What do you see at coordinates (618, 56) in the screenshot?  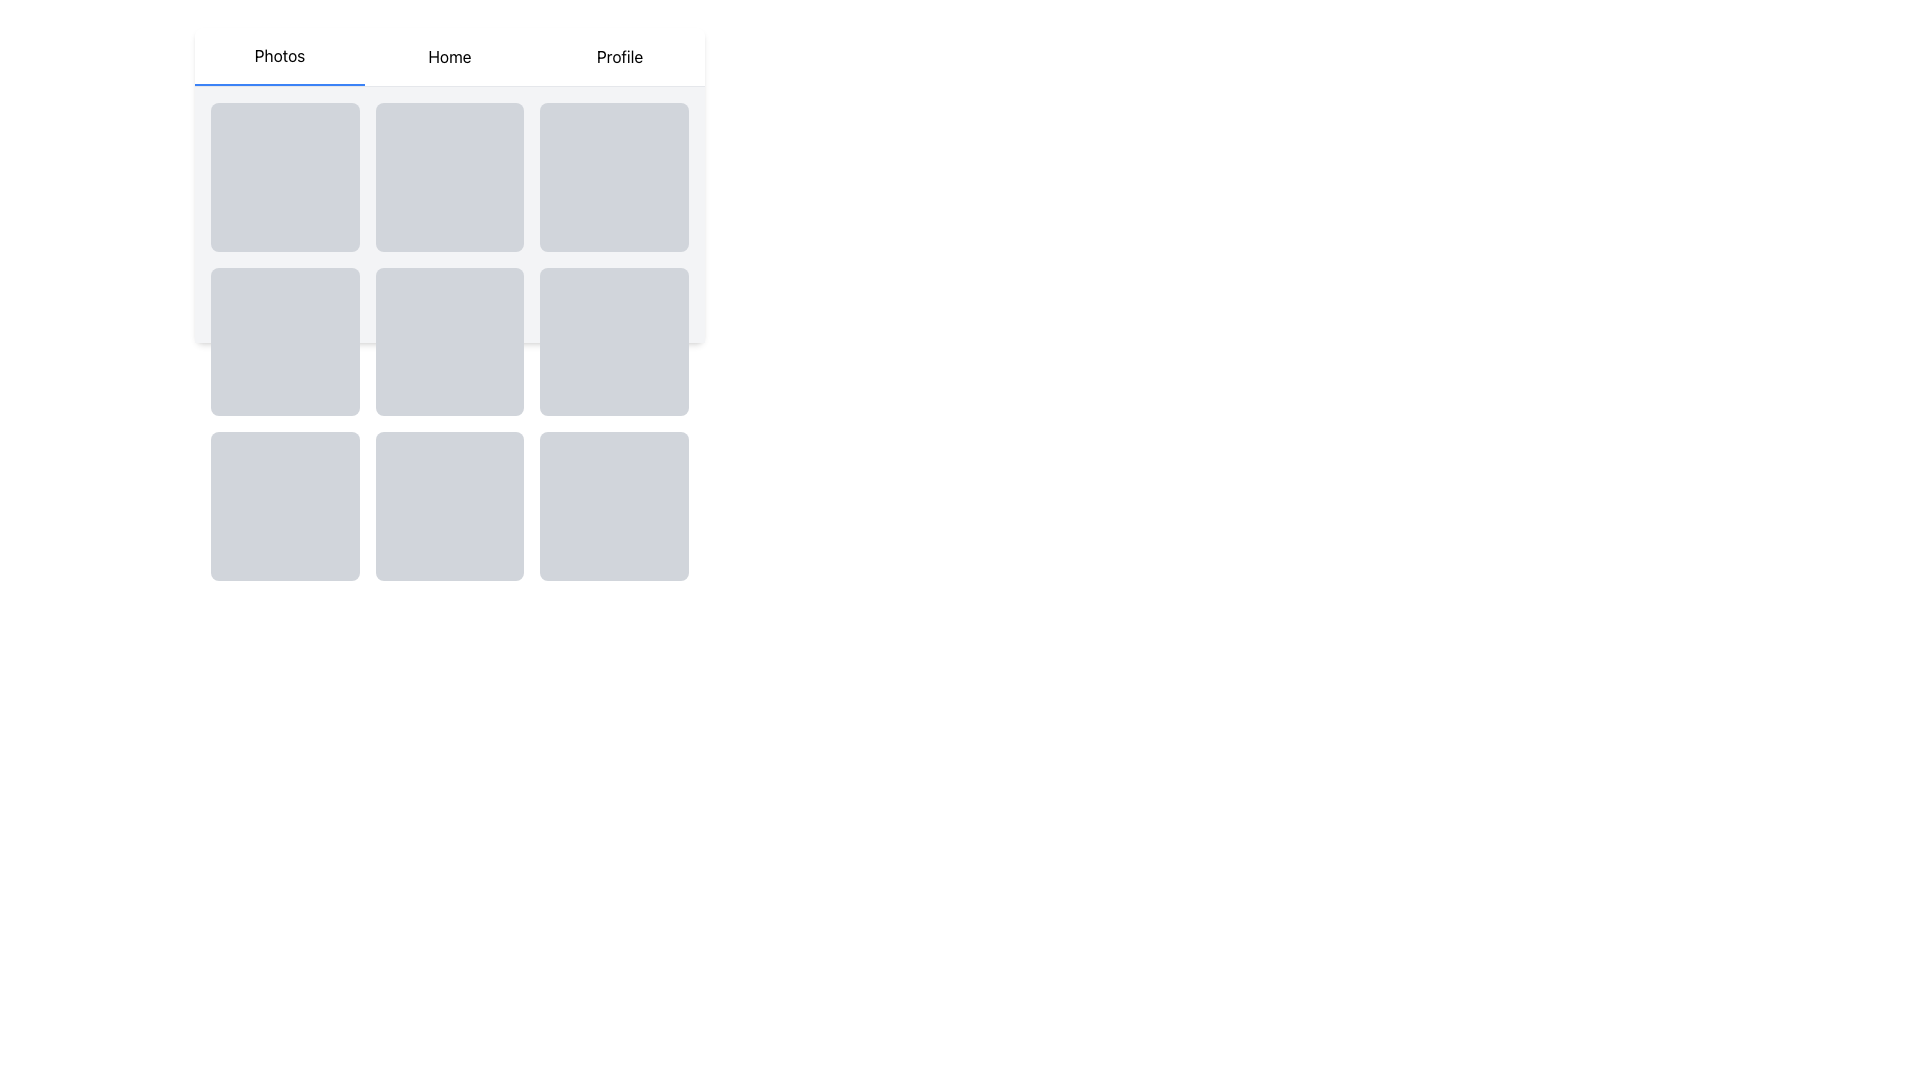 I see `the 'Profile' button, which is the third item in the horizontal navigation bar at the top of the layout` at bounding box center [618, 56].